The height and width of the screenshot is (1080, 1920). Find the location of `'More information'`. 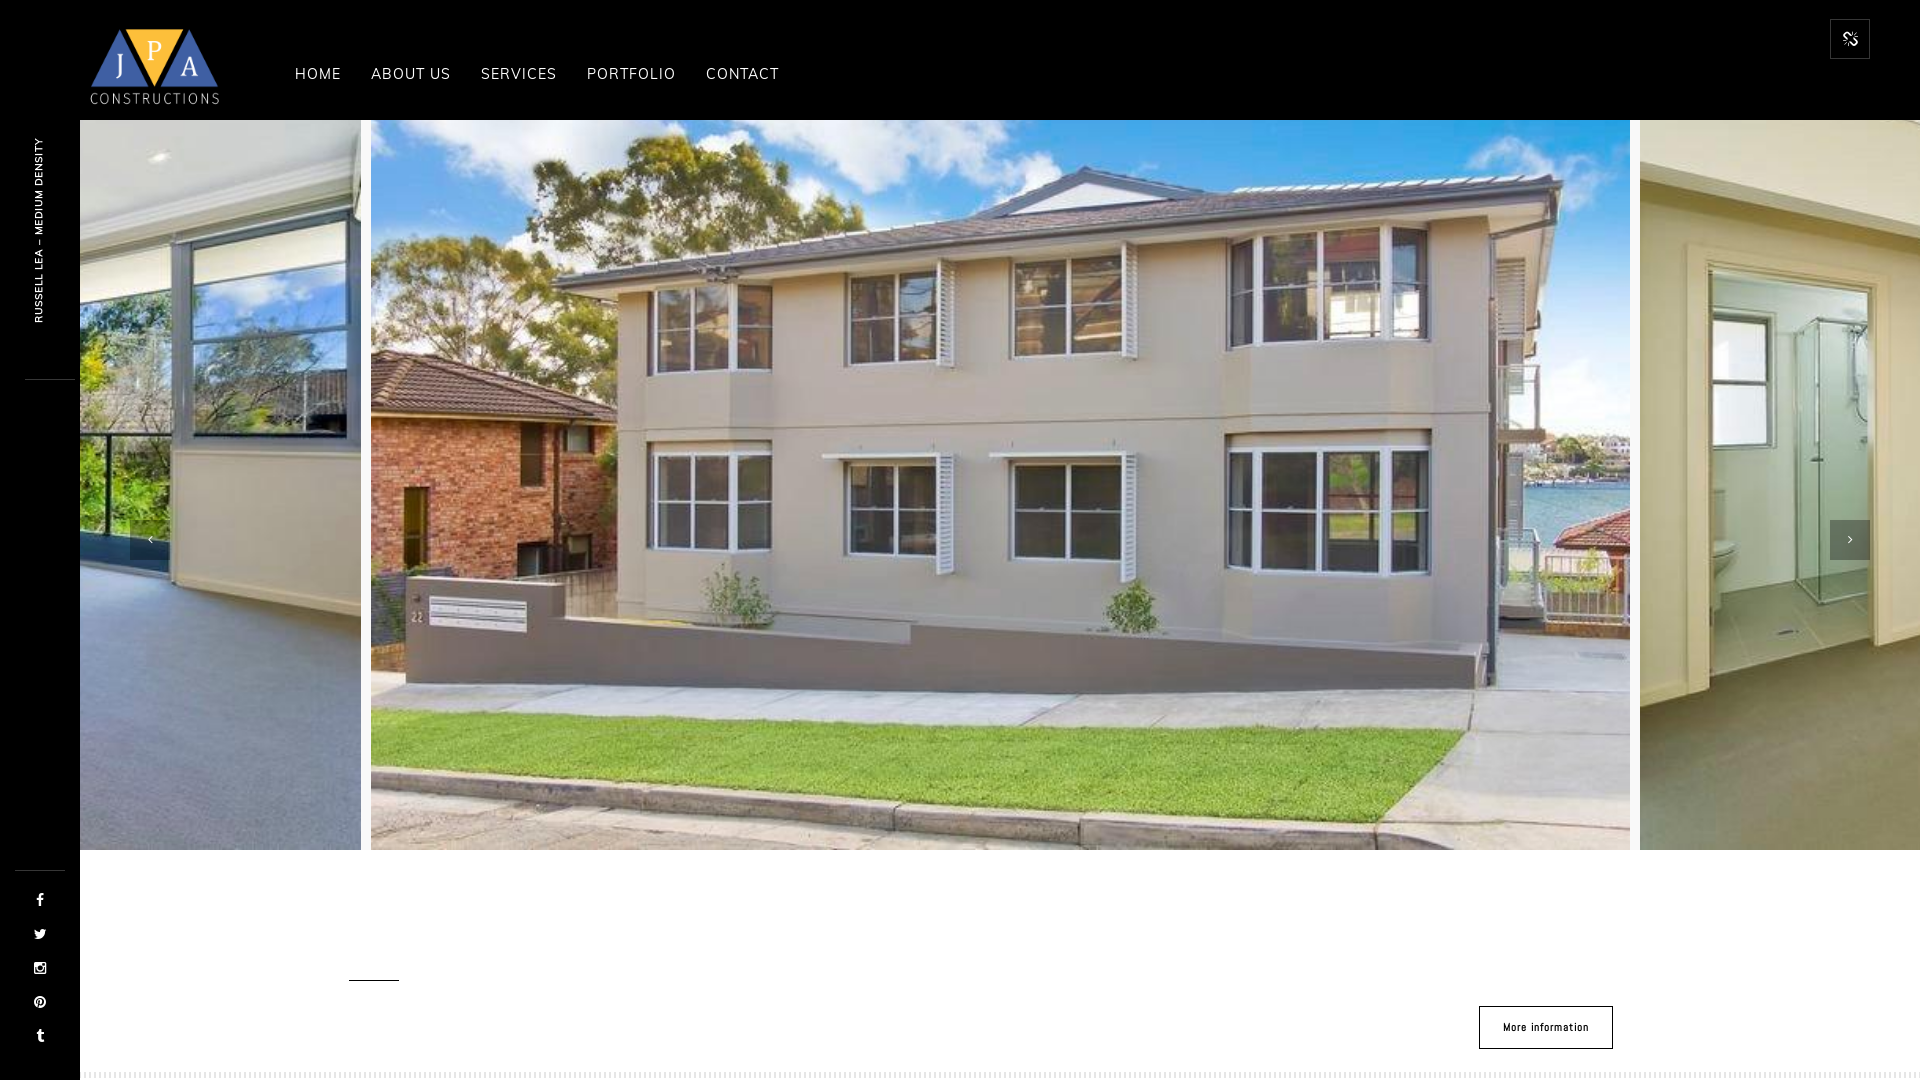

'More information' is located at coordinates (1544, 1027).